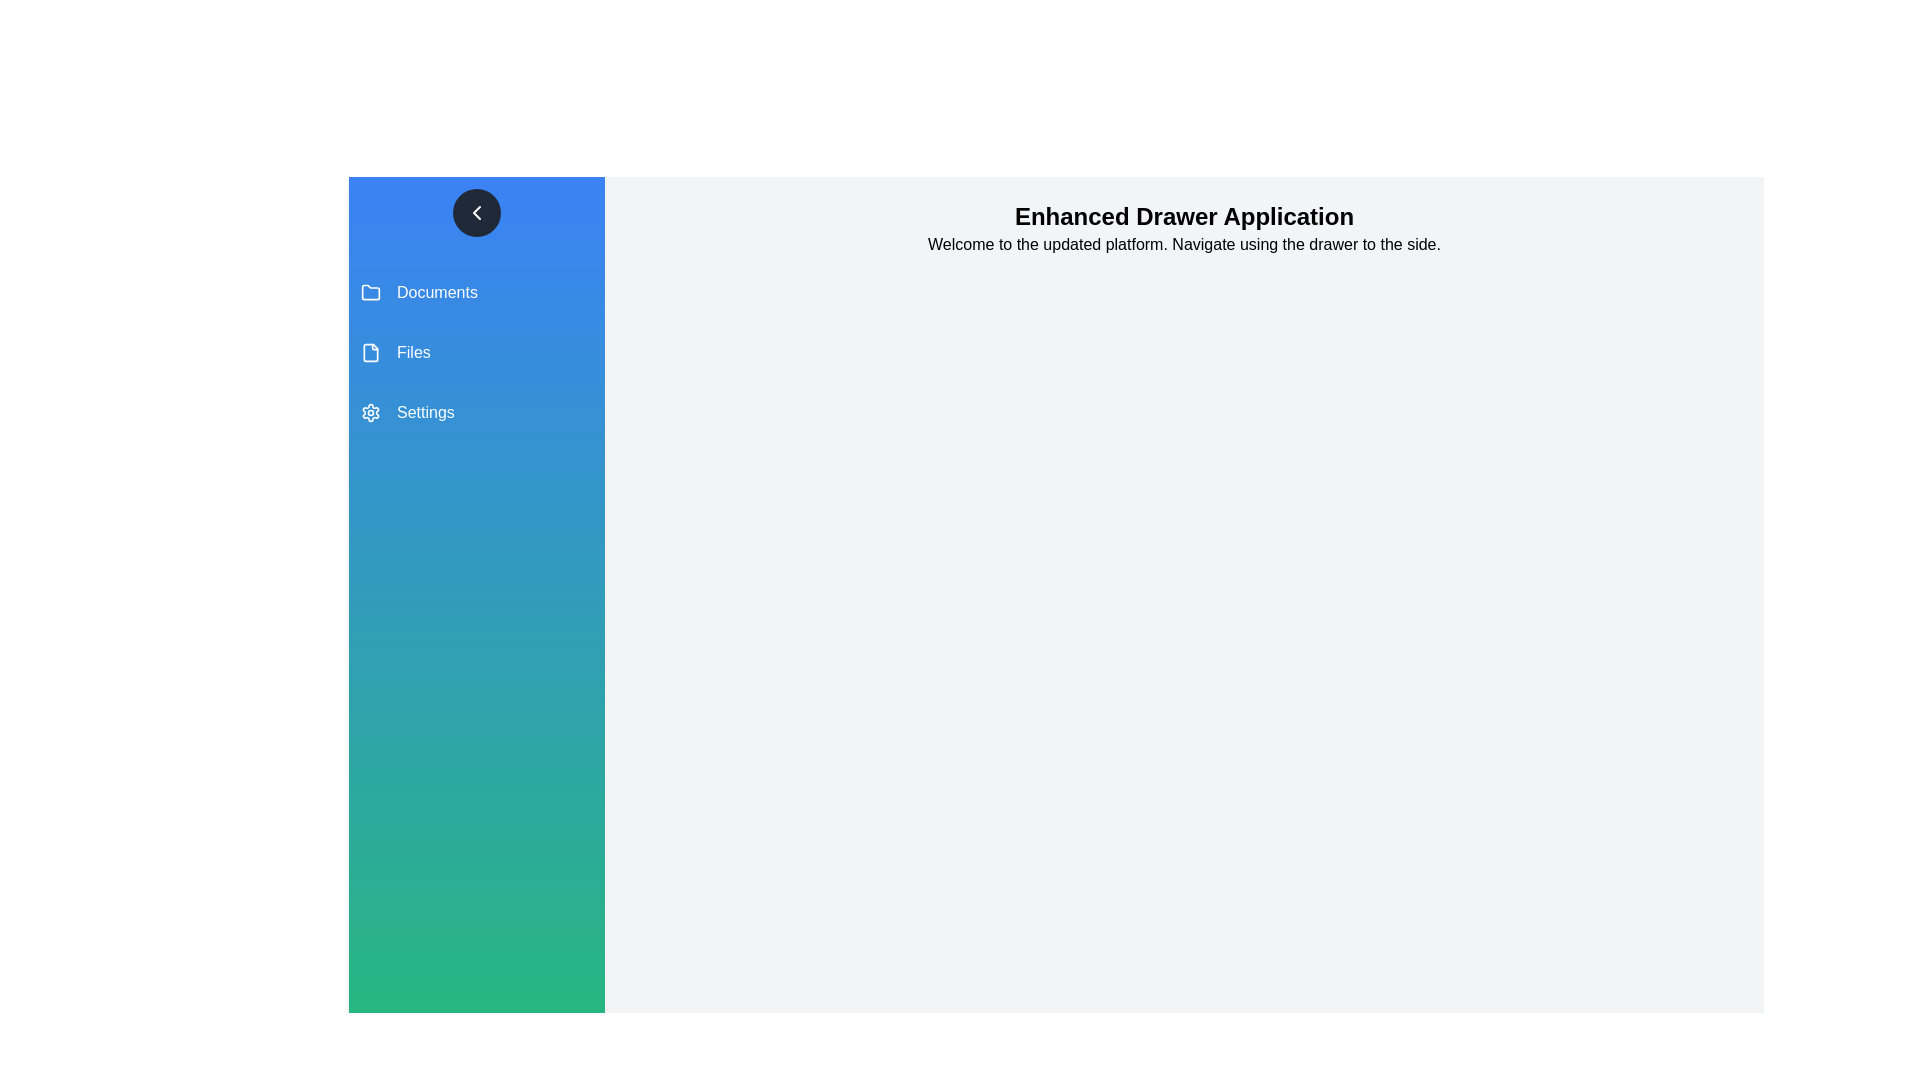  What do you see at coordinates (475, 293) in the screenshot?
I see `the menu item Documents to navigate` at bounding box center [475, 293].